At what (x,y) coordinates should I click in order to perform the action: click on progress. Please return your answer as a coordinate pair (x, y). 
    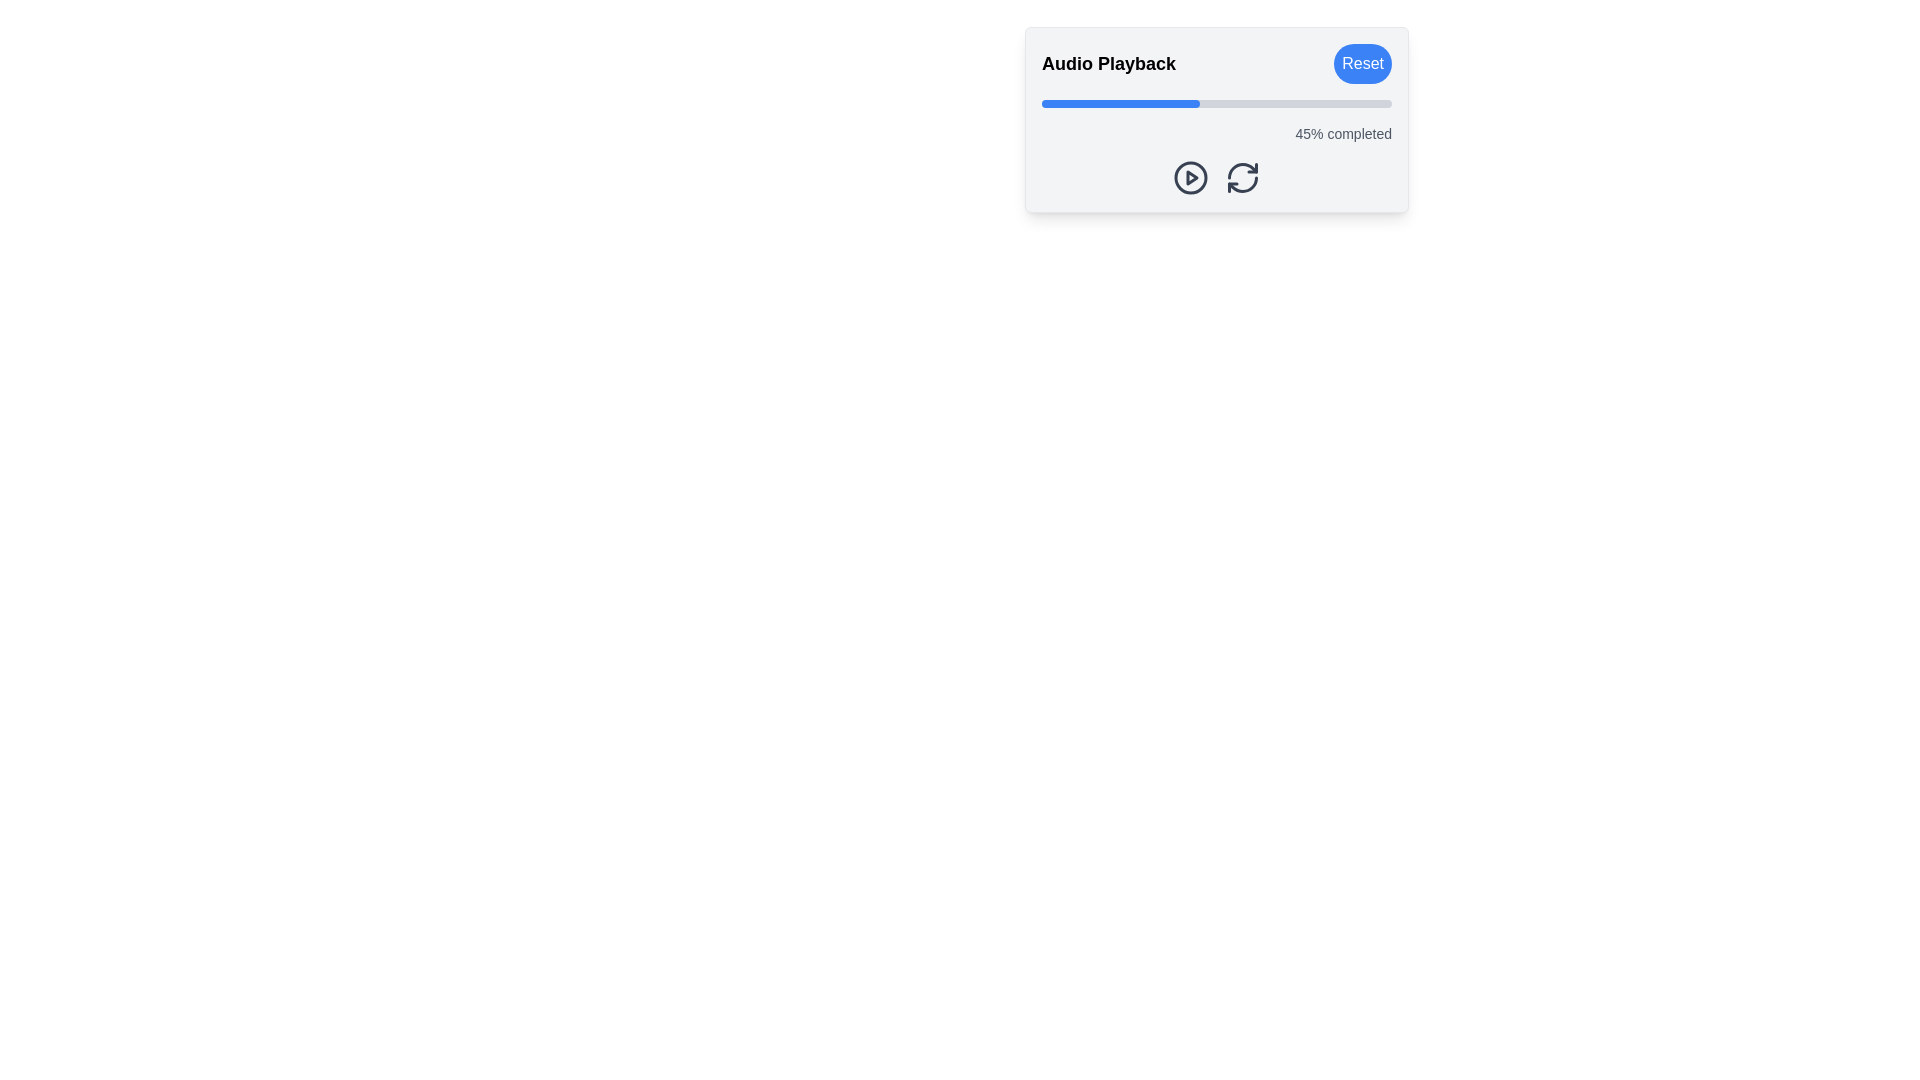
    Looking at the image, I should click on (1083, 104).